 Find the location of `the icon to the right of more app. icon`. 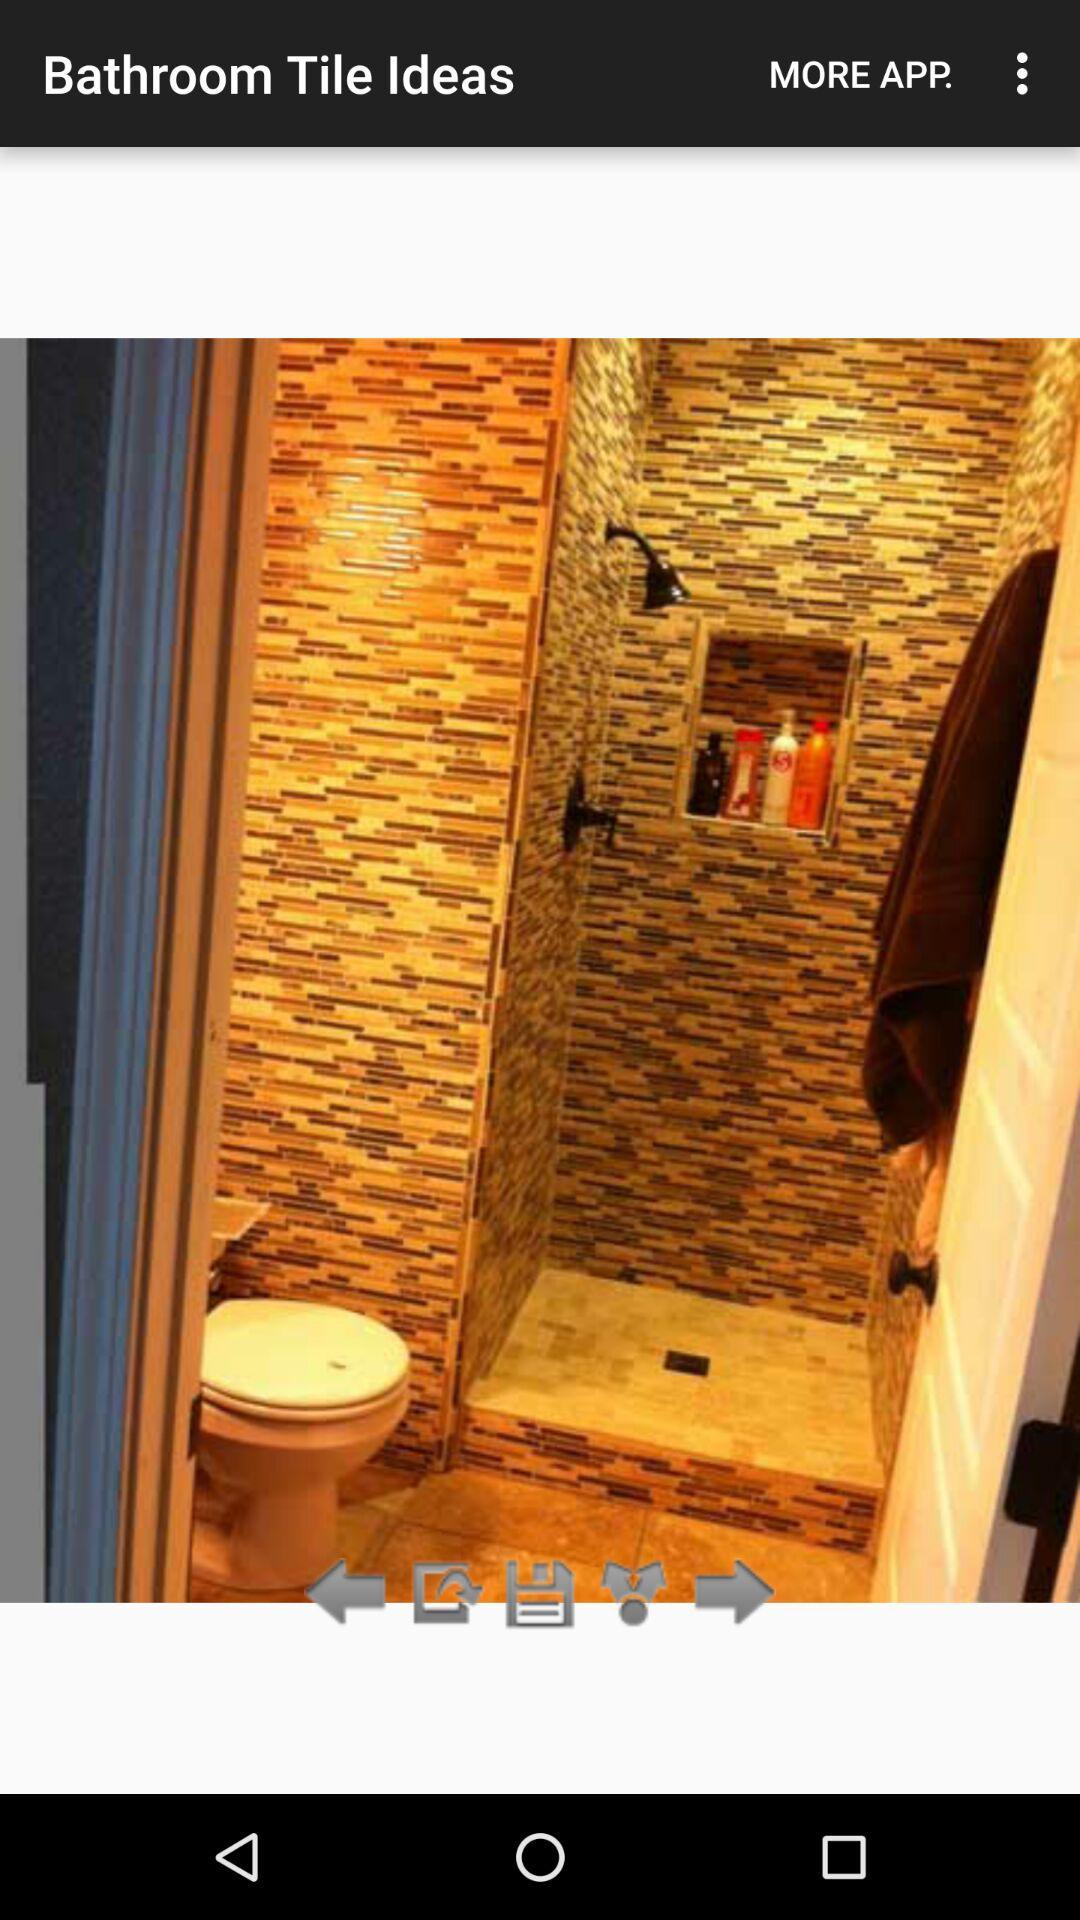

the icon to the right of more app. icon is located at coordinates (1027, 73).